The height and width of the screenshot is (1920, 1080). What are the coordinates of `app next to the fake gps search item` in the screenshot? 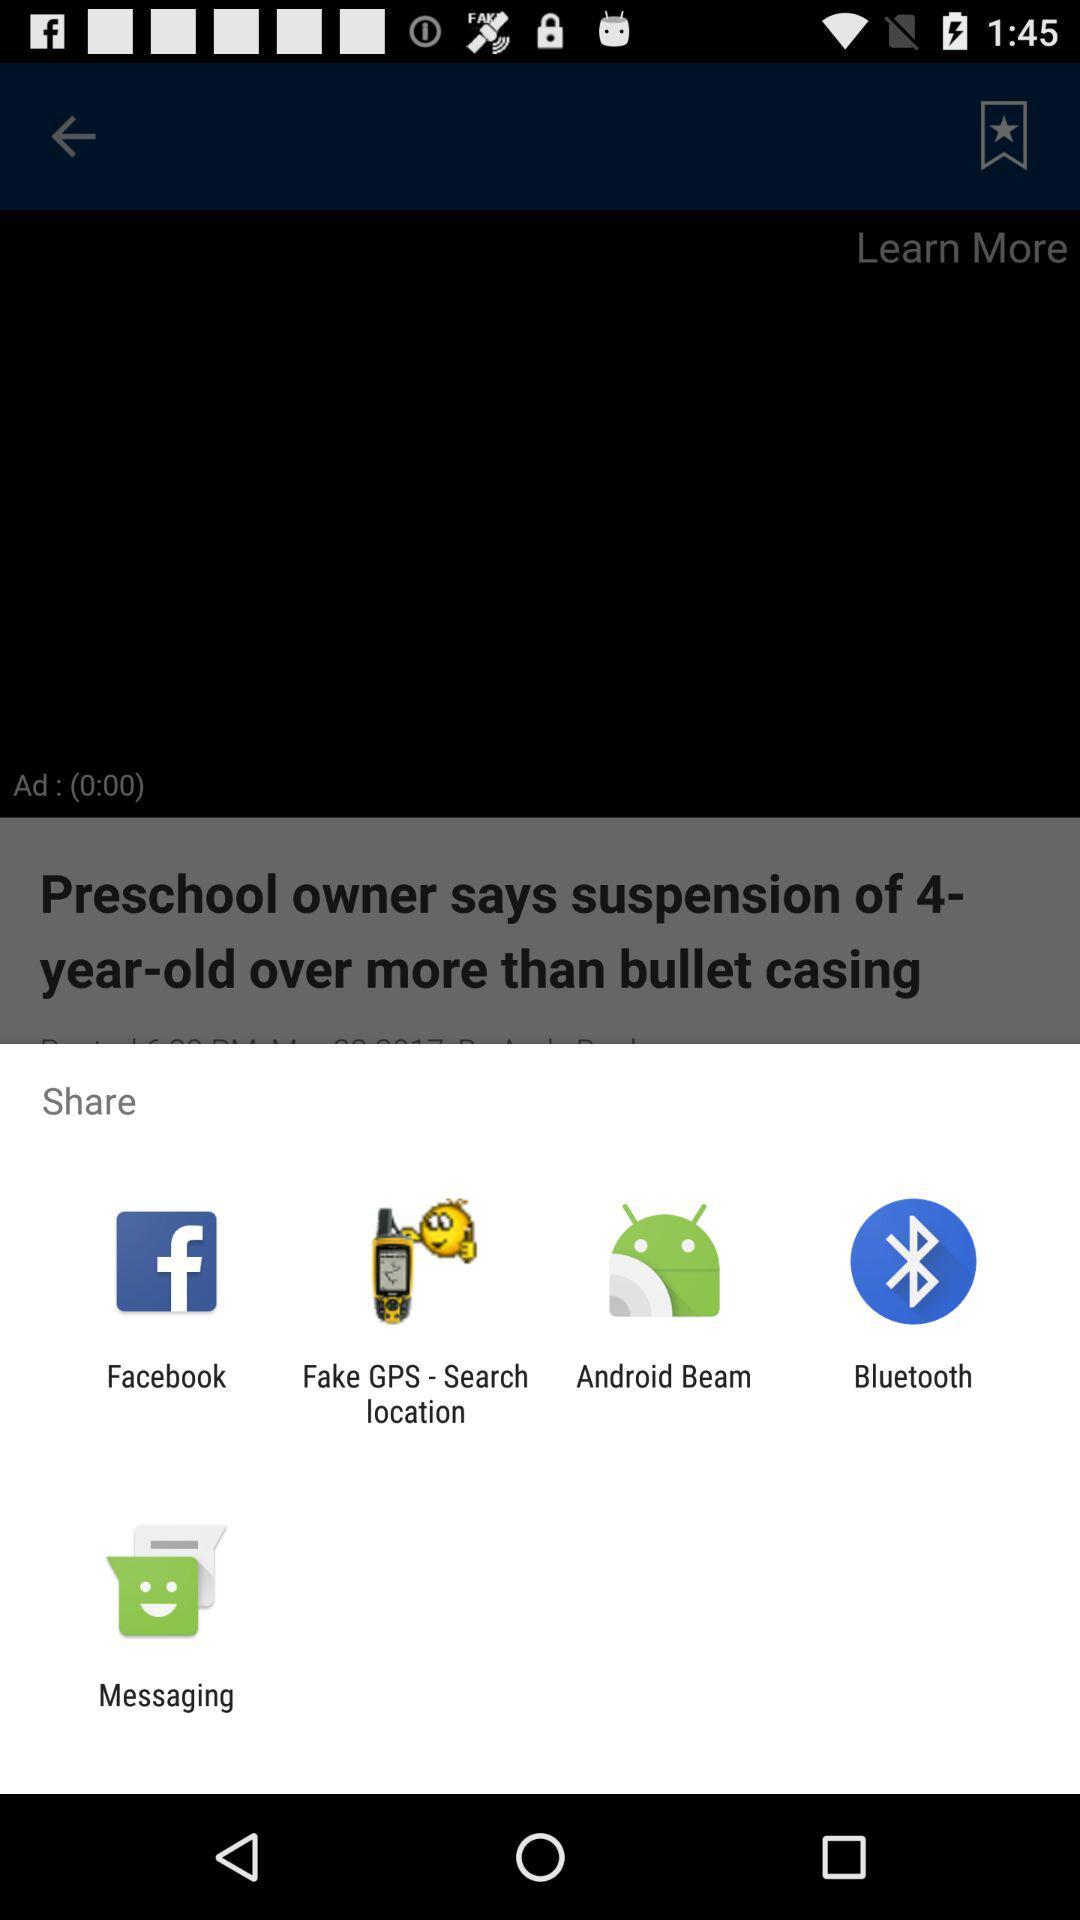 It's located at (664, 1392).